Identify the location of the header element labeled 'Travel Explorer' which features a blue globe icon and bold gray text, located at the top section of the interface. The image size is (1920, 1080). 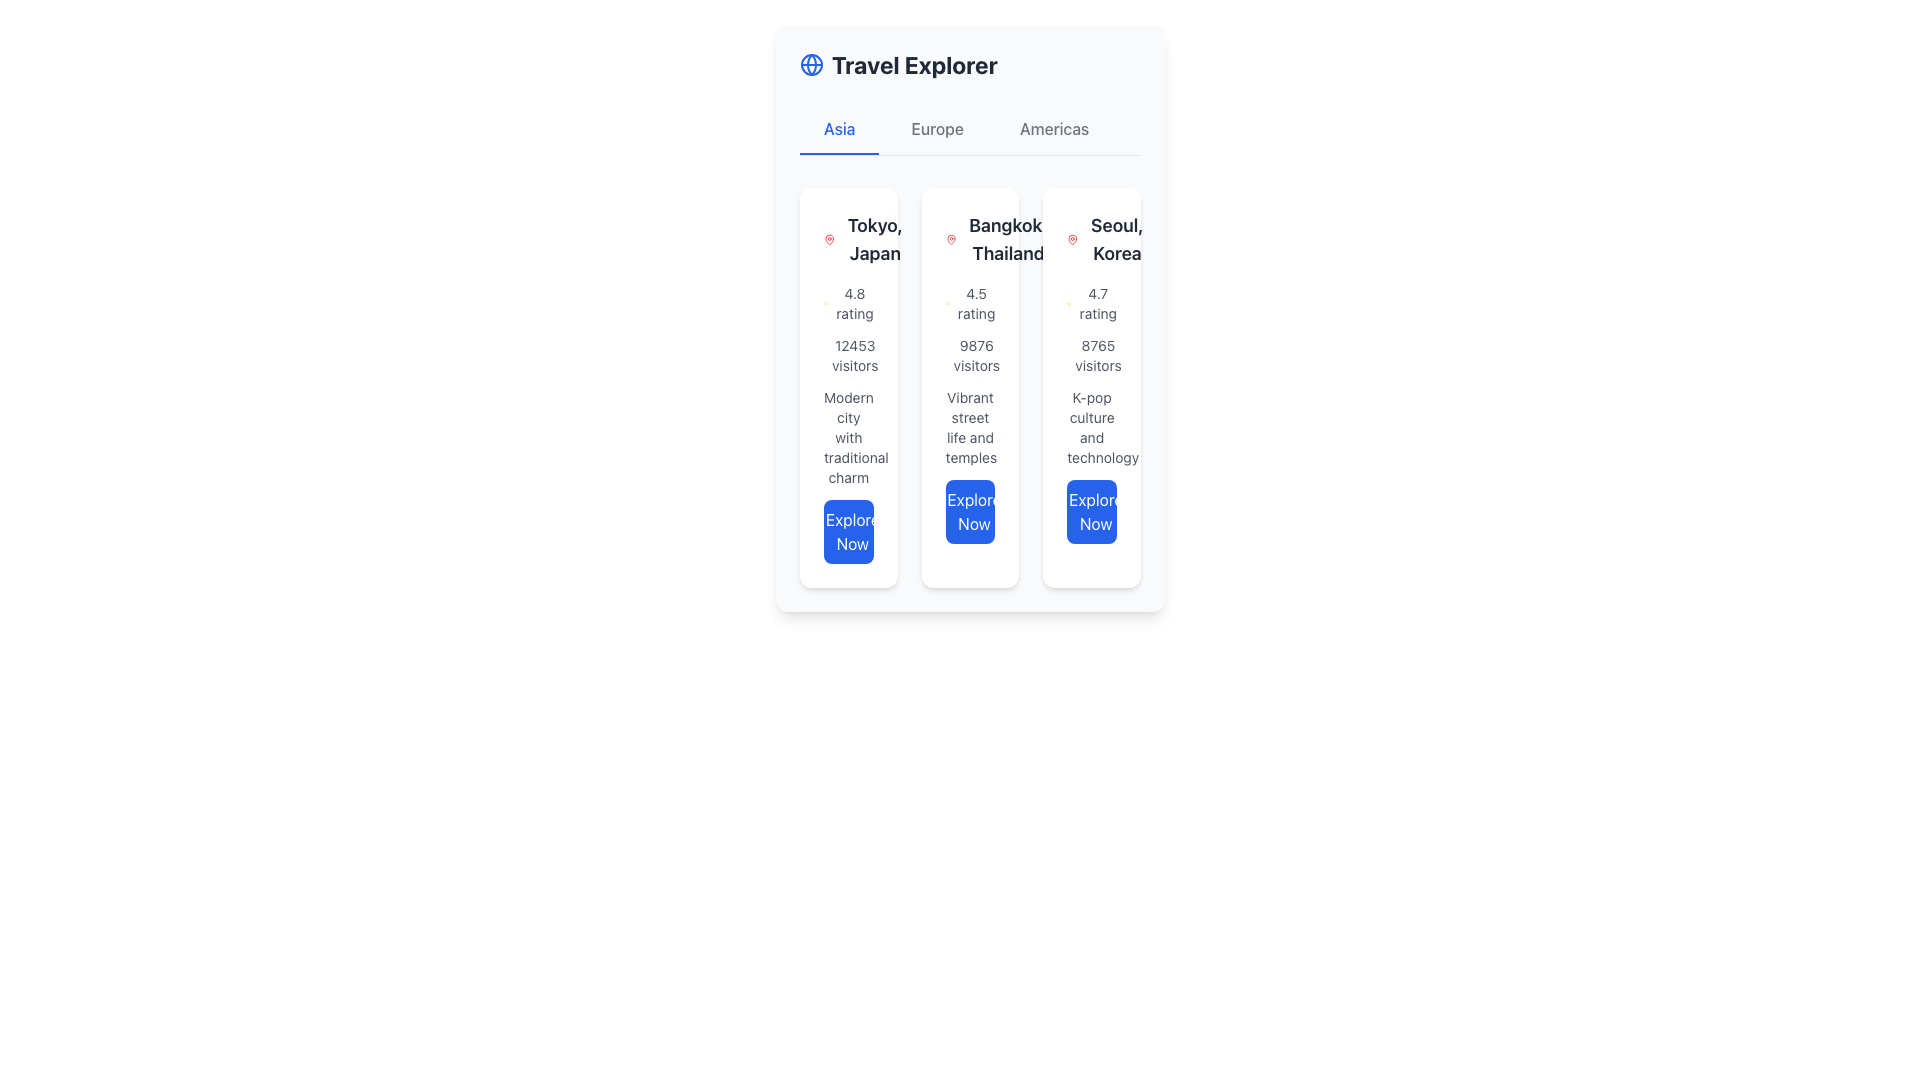
(970, 64).